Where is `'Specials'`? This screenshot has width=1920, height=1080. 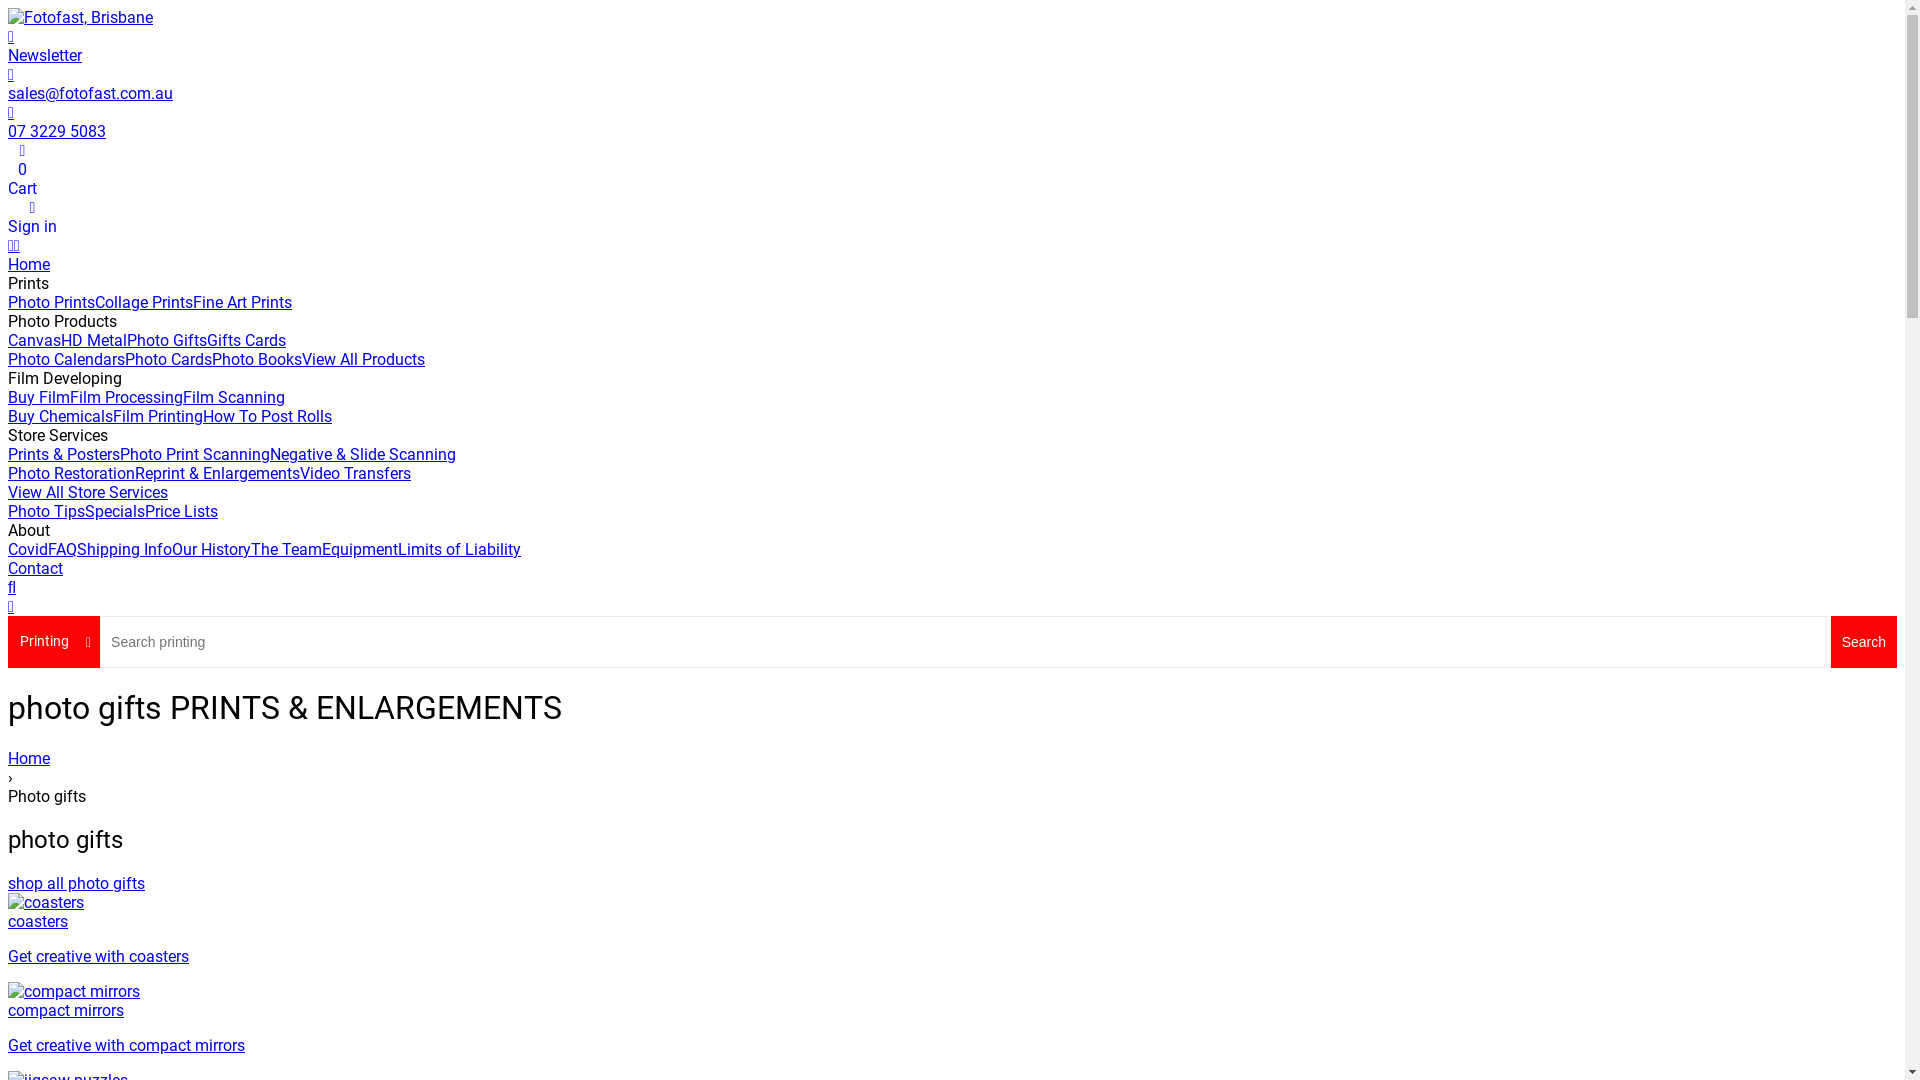 'Specials' is located at coordinates (84, 510).